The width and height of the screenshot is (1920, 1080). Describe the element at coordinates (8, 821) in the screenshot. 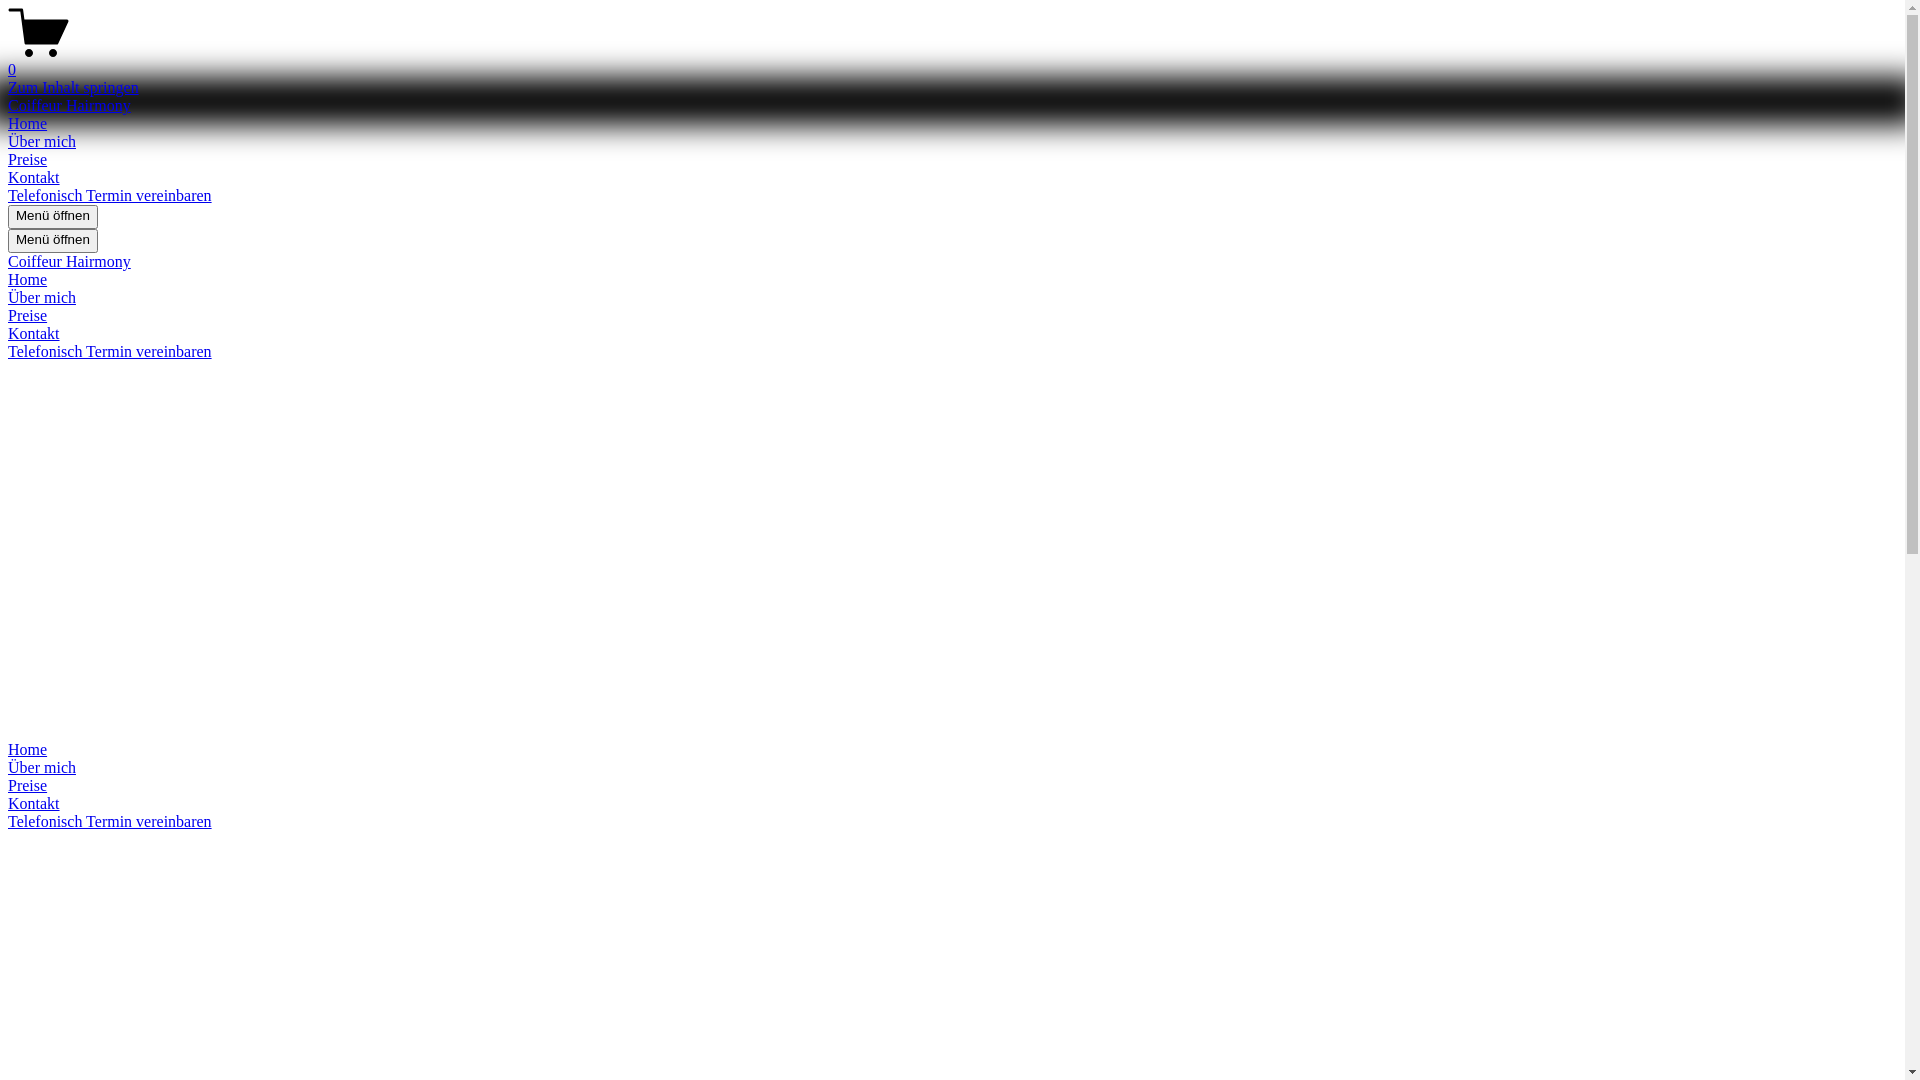

I see `'Telefonisch Termin vereinbaren'` at that location.